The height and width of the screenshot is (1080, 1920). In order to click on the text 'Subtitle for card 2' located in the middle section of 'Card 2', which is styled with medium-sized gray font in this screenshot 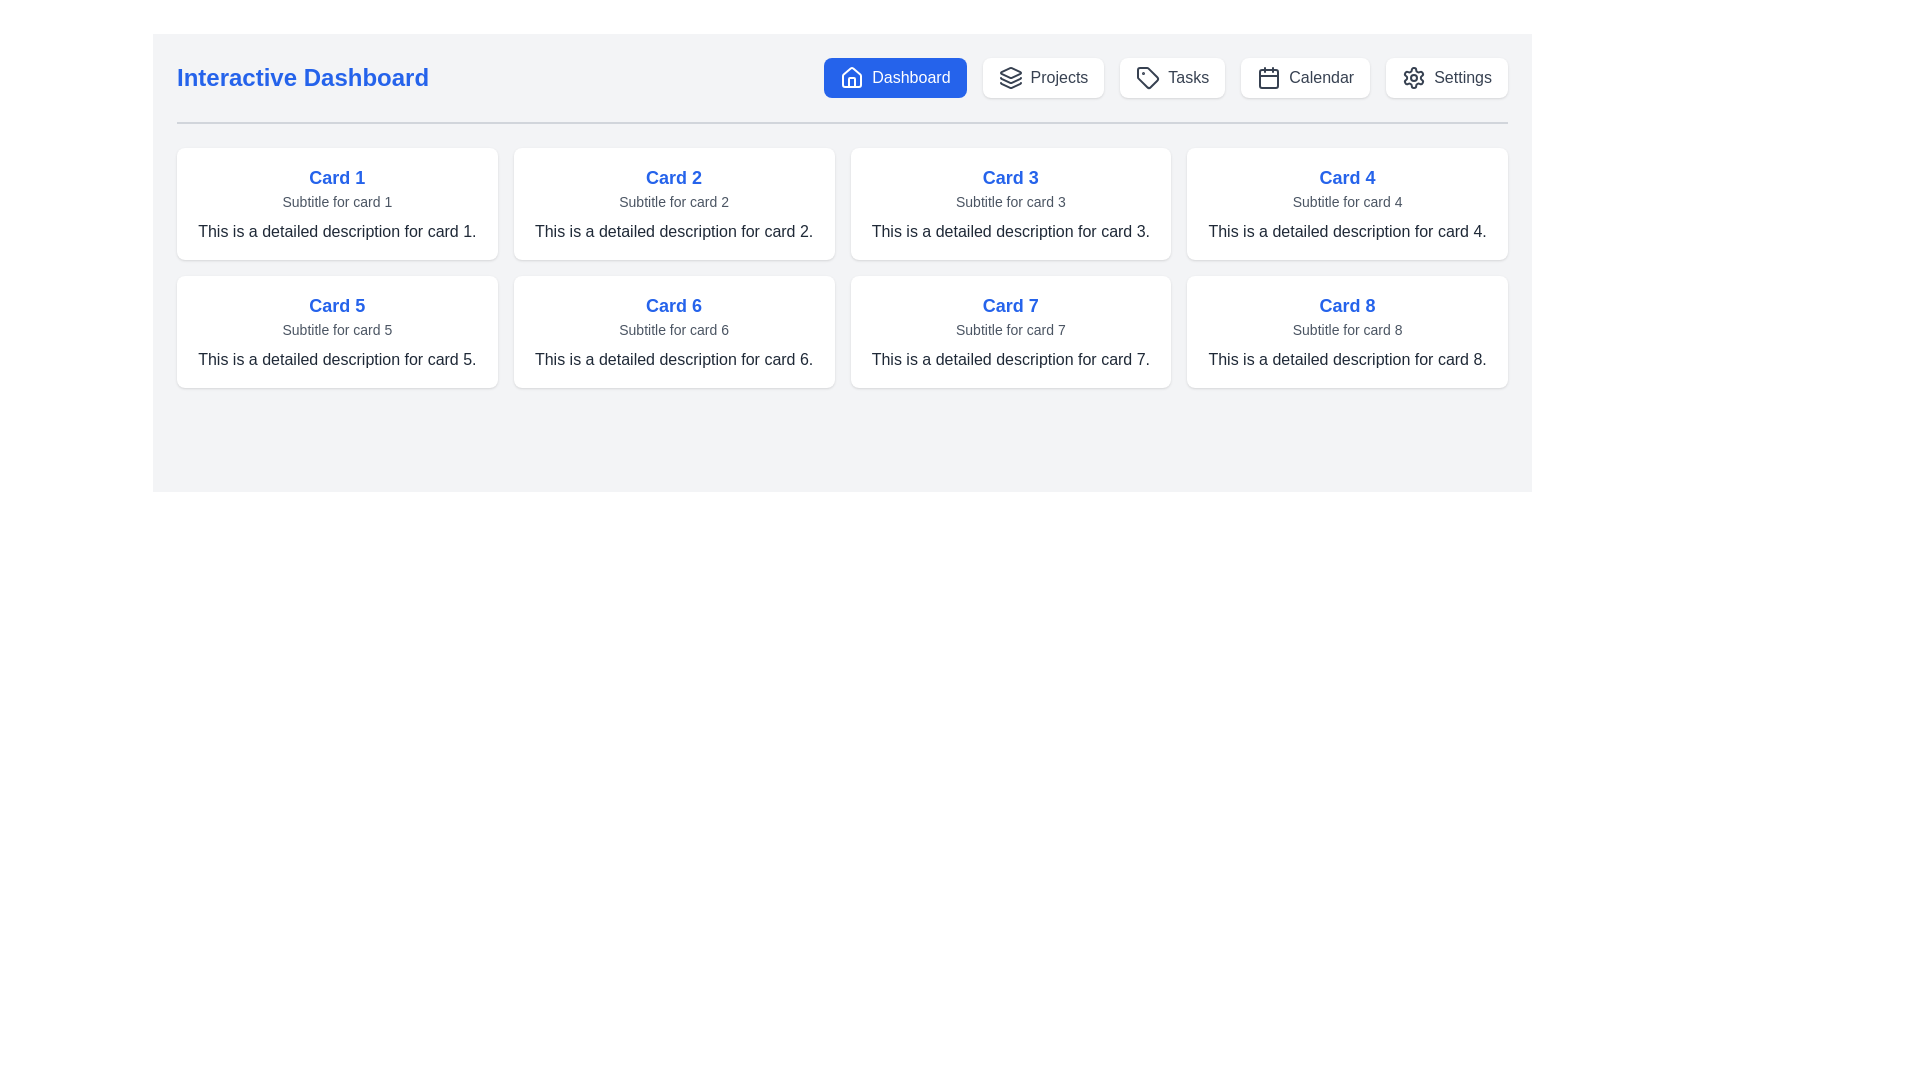, I will do `click(674, 201)`.